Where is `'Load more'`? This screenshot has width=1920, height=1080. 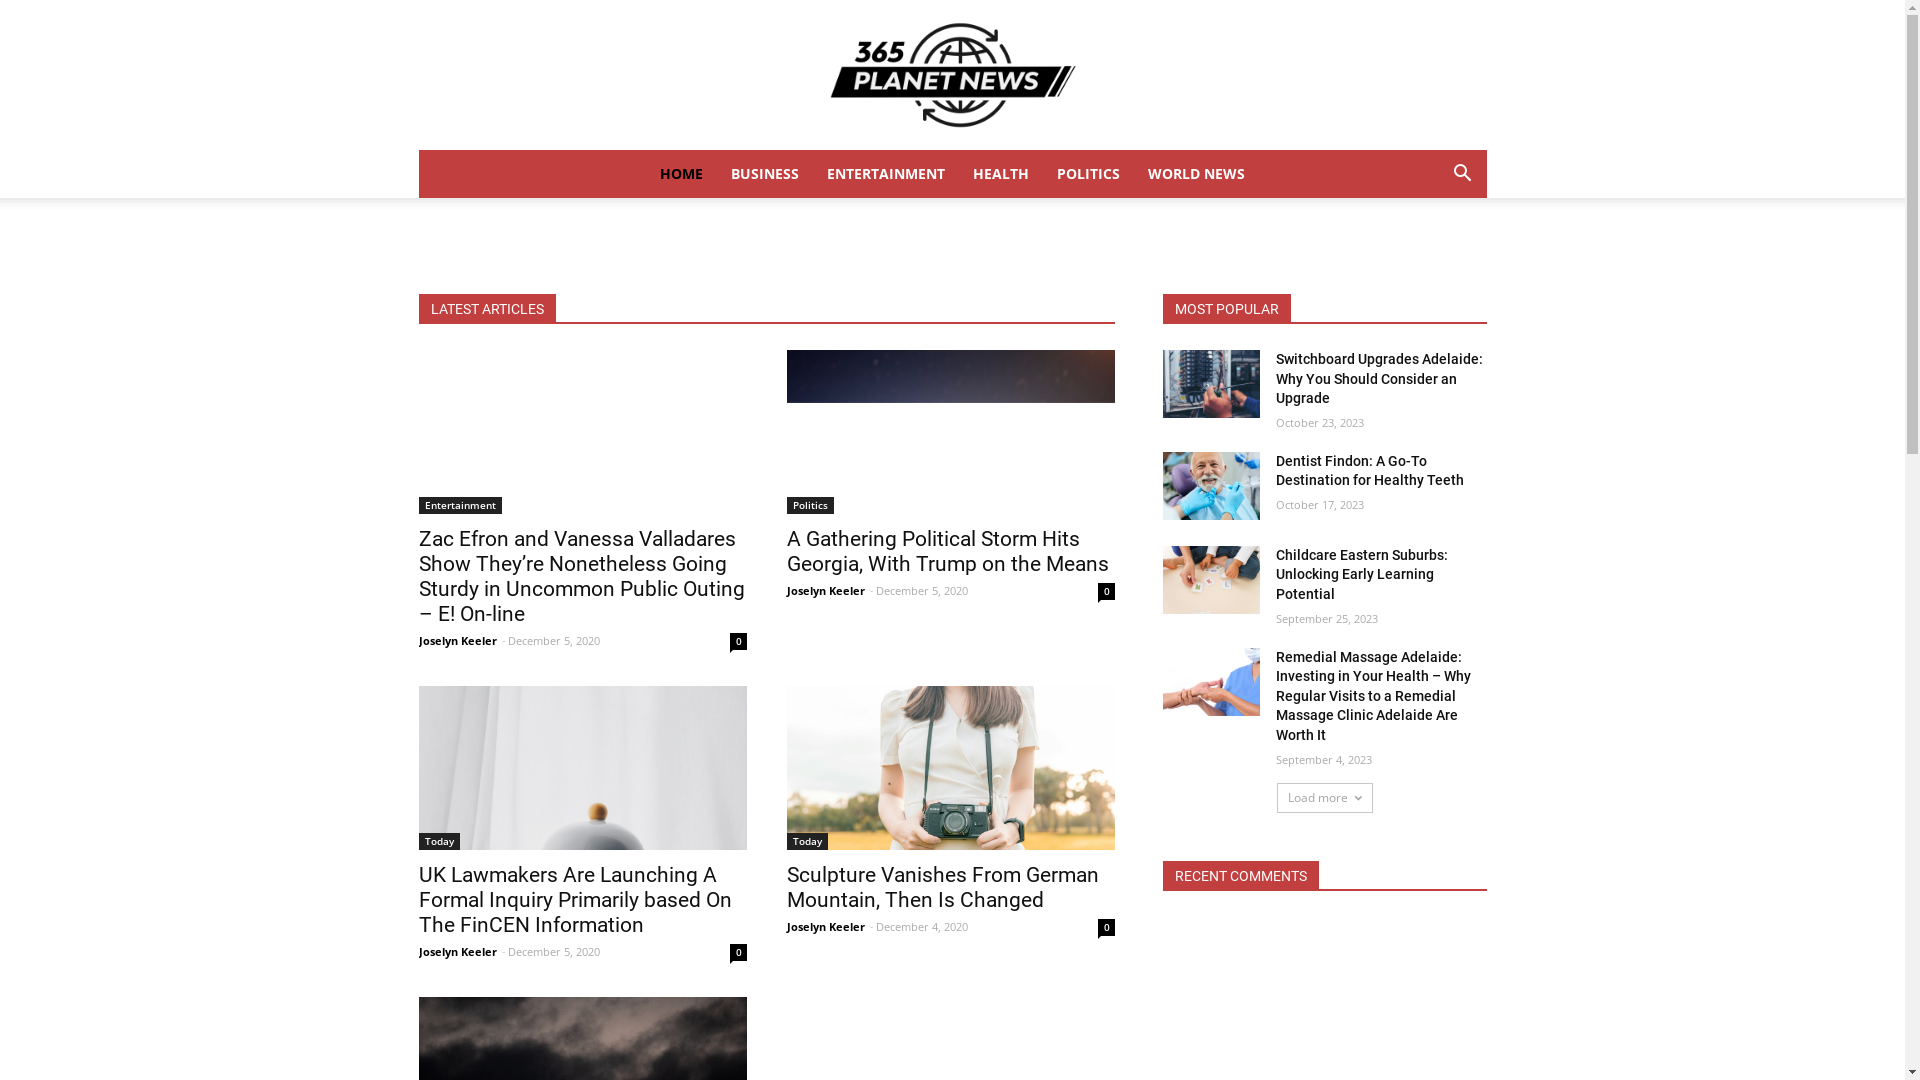 'Load more' is located at coordinates (1275, 797).